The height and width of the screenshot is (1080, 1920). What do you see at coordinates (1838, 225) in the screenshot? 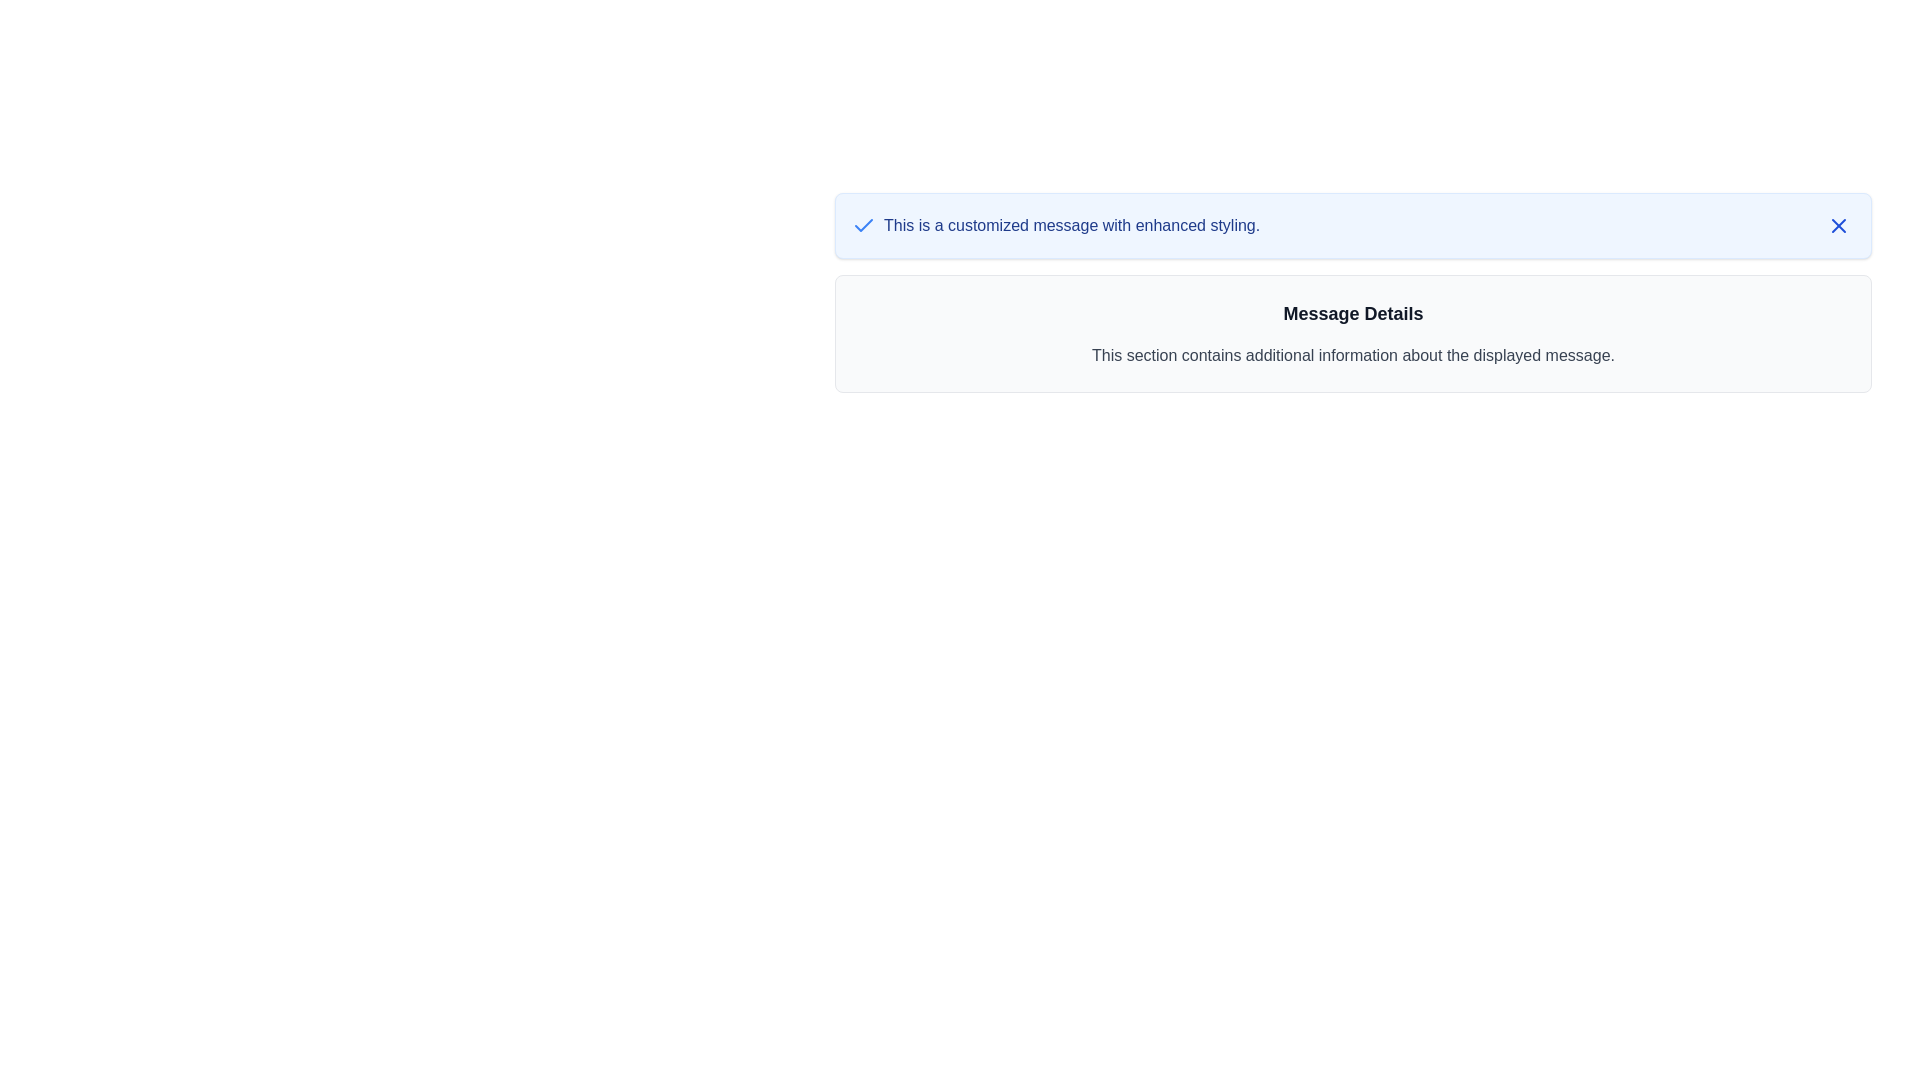
I see `the close button icon located at the top-right corner of the blue message box to enhance its outline visibility` at bounding box center [1838, 225].